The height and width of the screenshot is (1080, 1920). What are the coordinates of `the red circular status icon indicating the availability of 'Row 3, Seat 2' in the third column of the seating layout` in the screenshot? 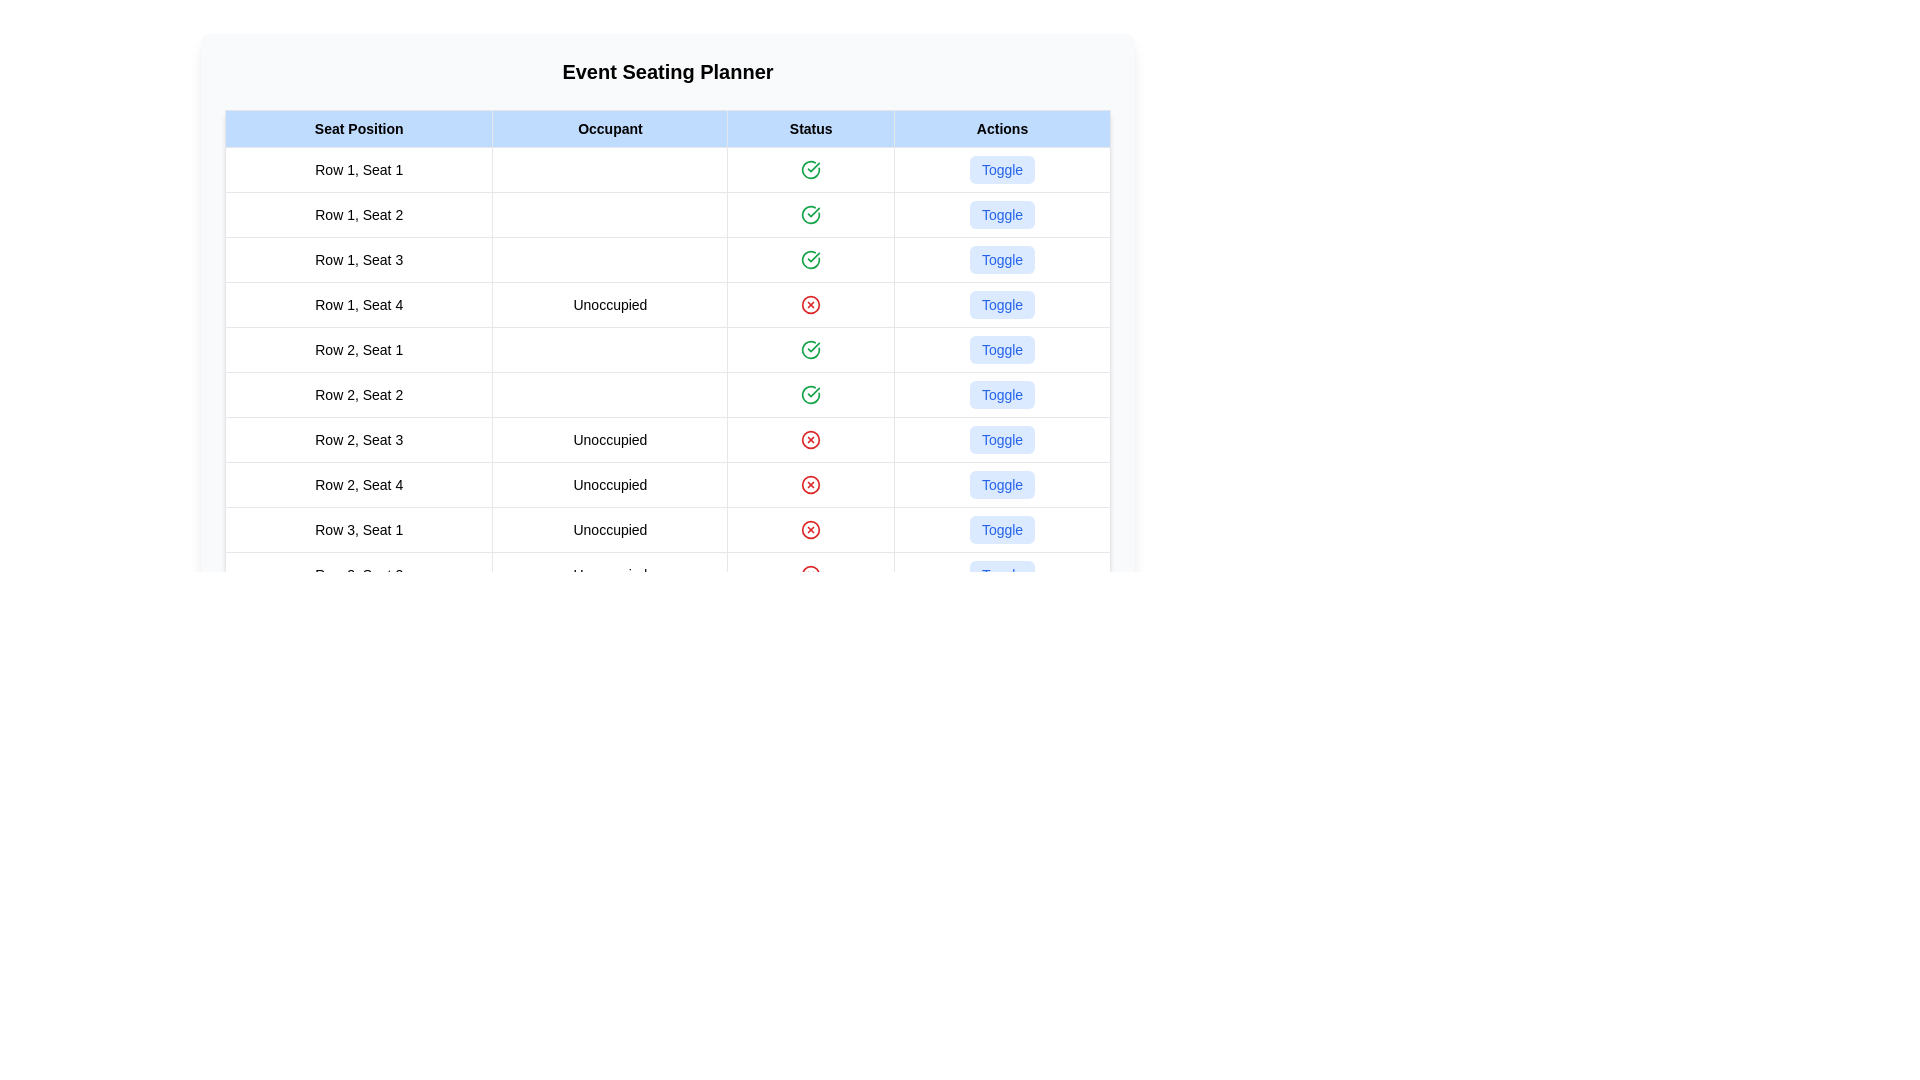 It's located at (811, 574).